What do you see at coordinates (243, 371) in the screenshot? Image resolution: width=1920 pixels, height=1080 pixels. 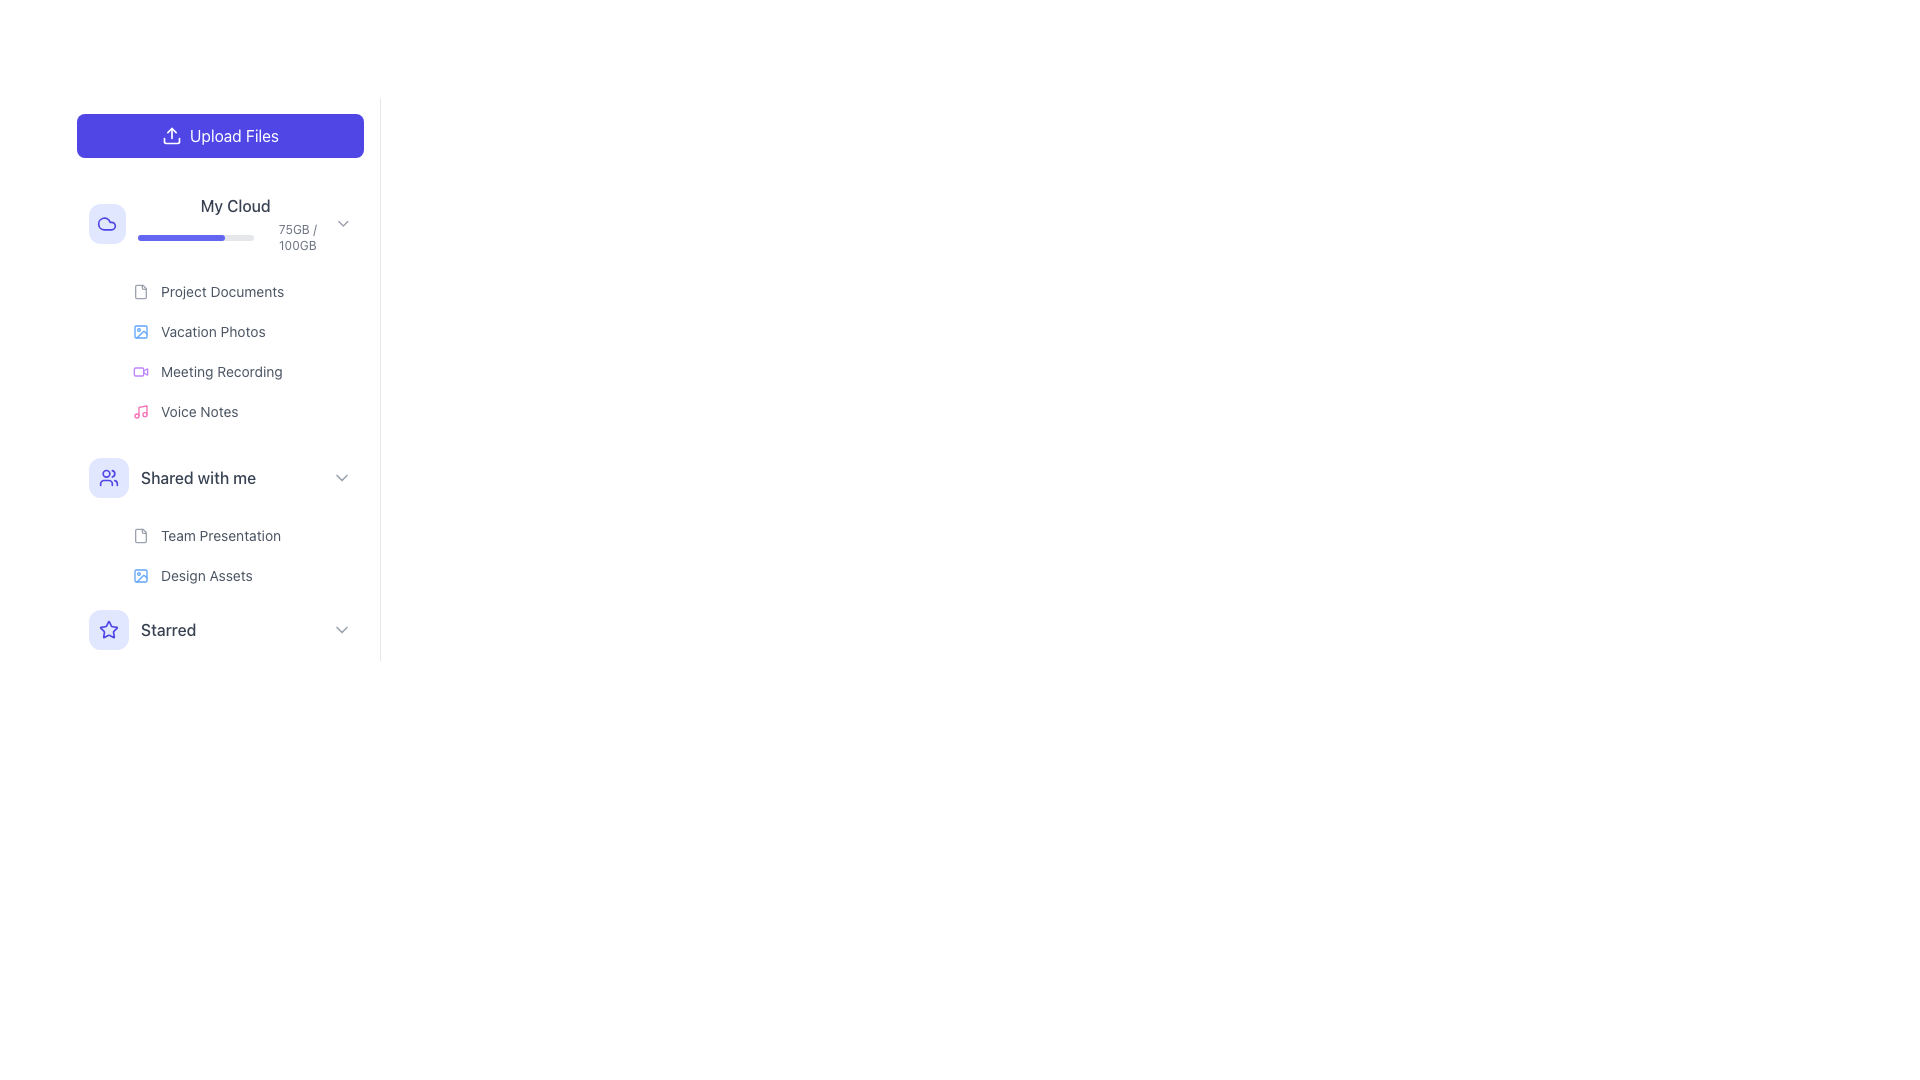 I see `the list item labeled 'Meeting Recording' in the 'My Cloud' section` at bounding box center [243, 371].